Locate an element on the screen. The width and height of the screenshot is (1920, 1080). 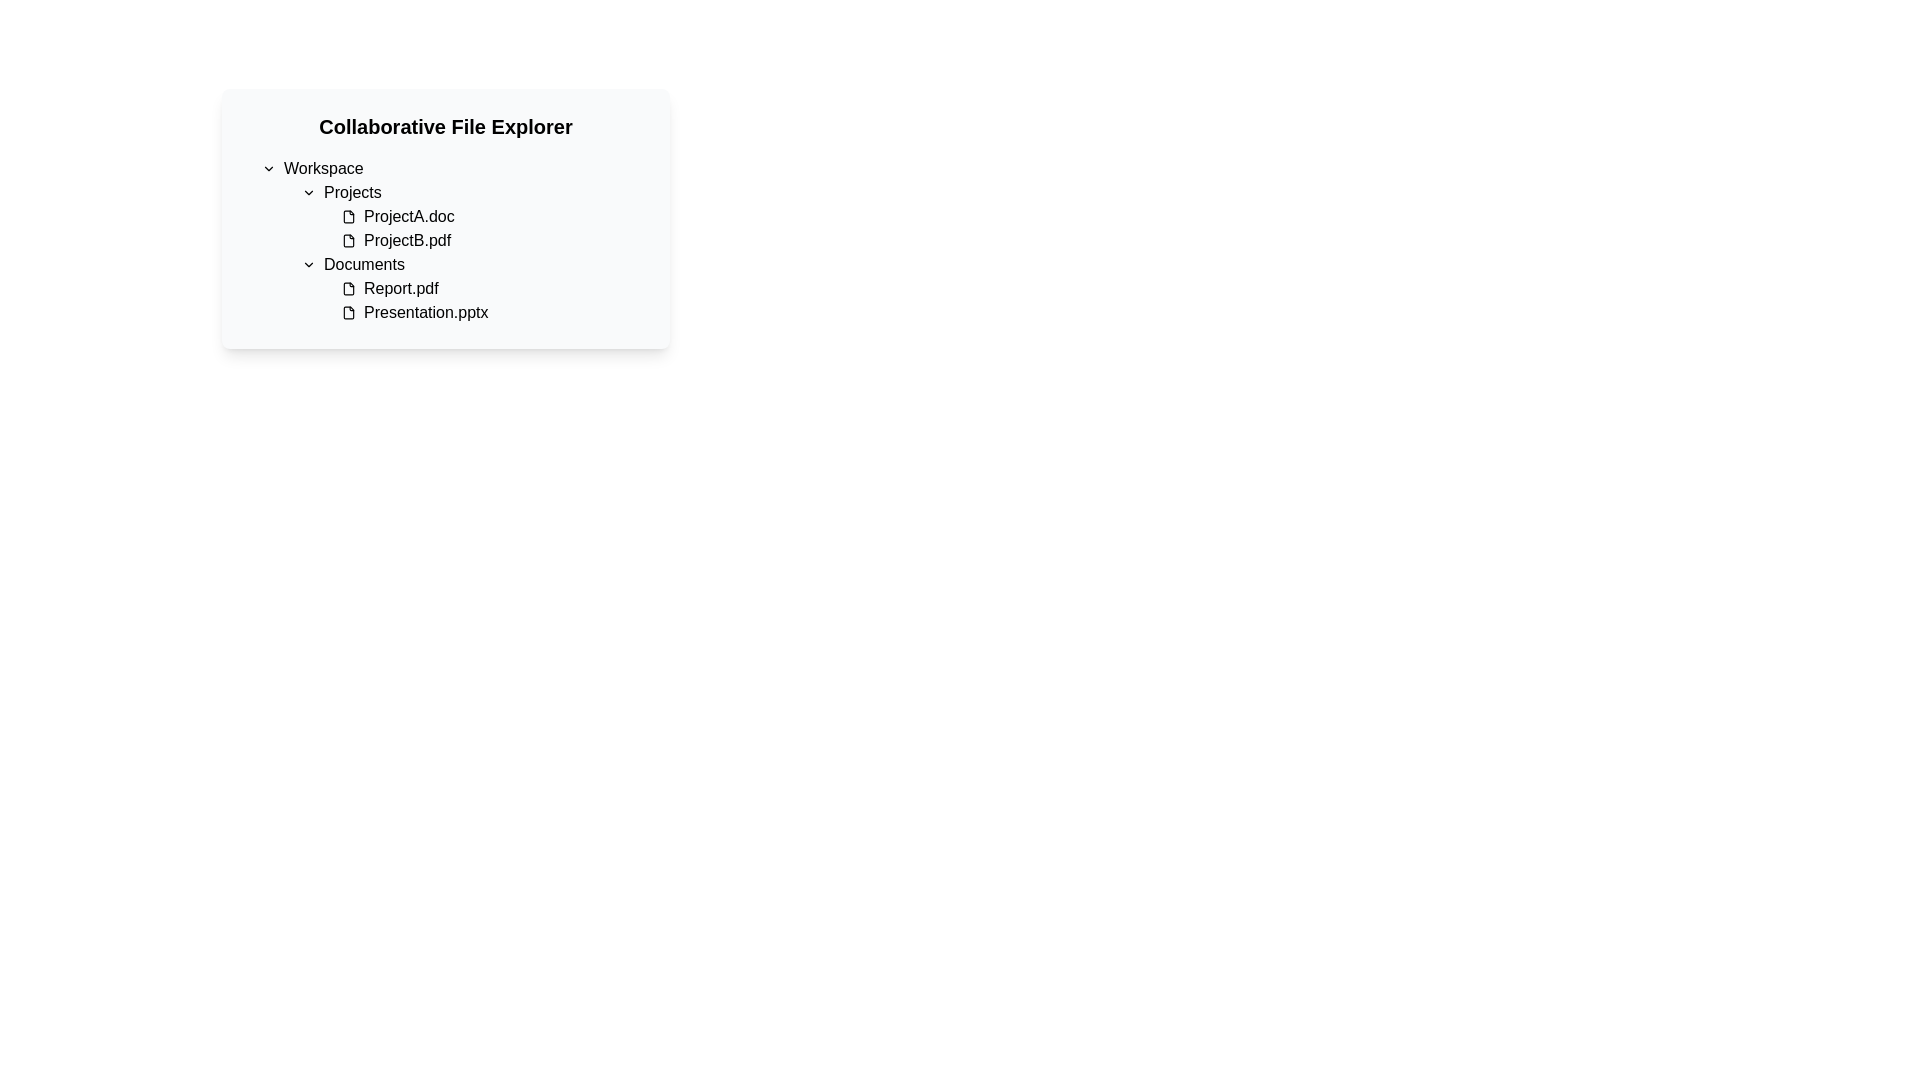
the folder or file by clicking on its name in the hierarchical list view of the file explorer, specifically targeting the center of the element located under the 'Workspace' section is located at coordinates (464, 252).